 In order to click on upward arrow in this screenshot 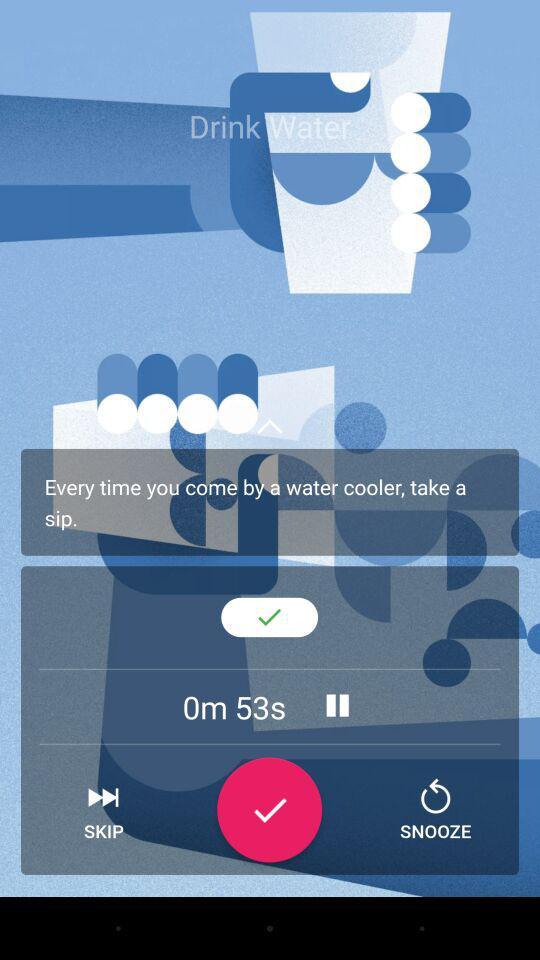, I will do `click(270, 426)`.